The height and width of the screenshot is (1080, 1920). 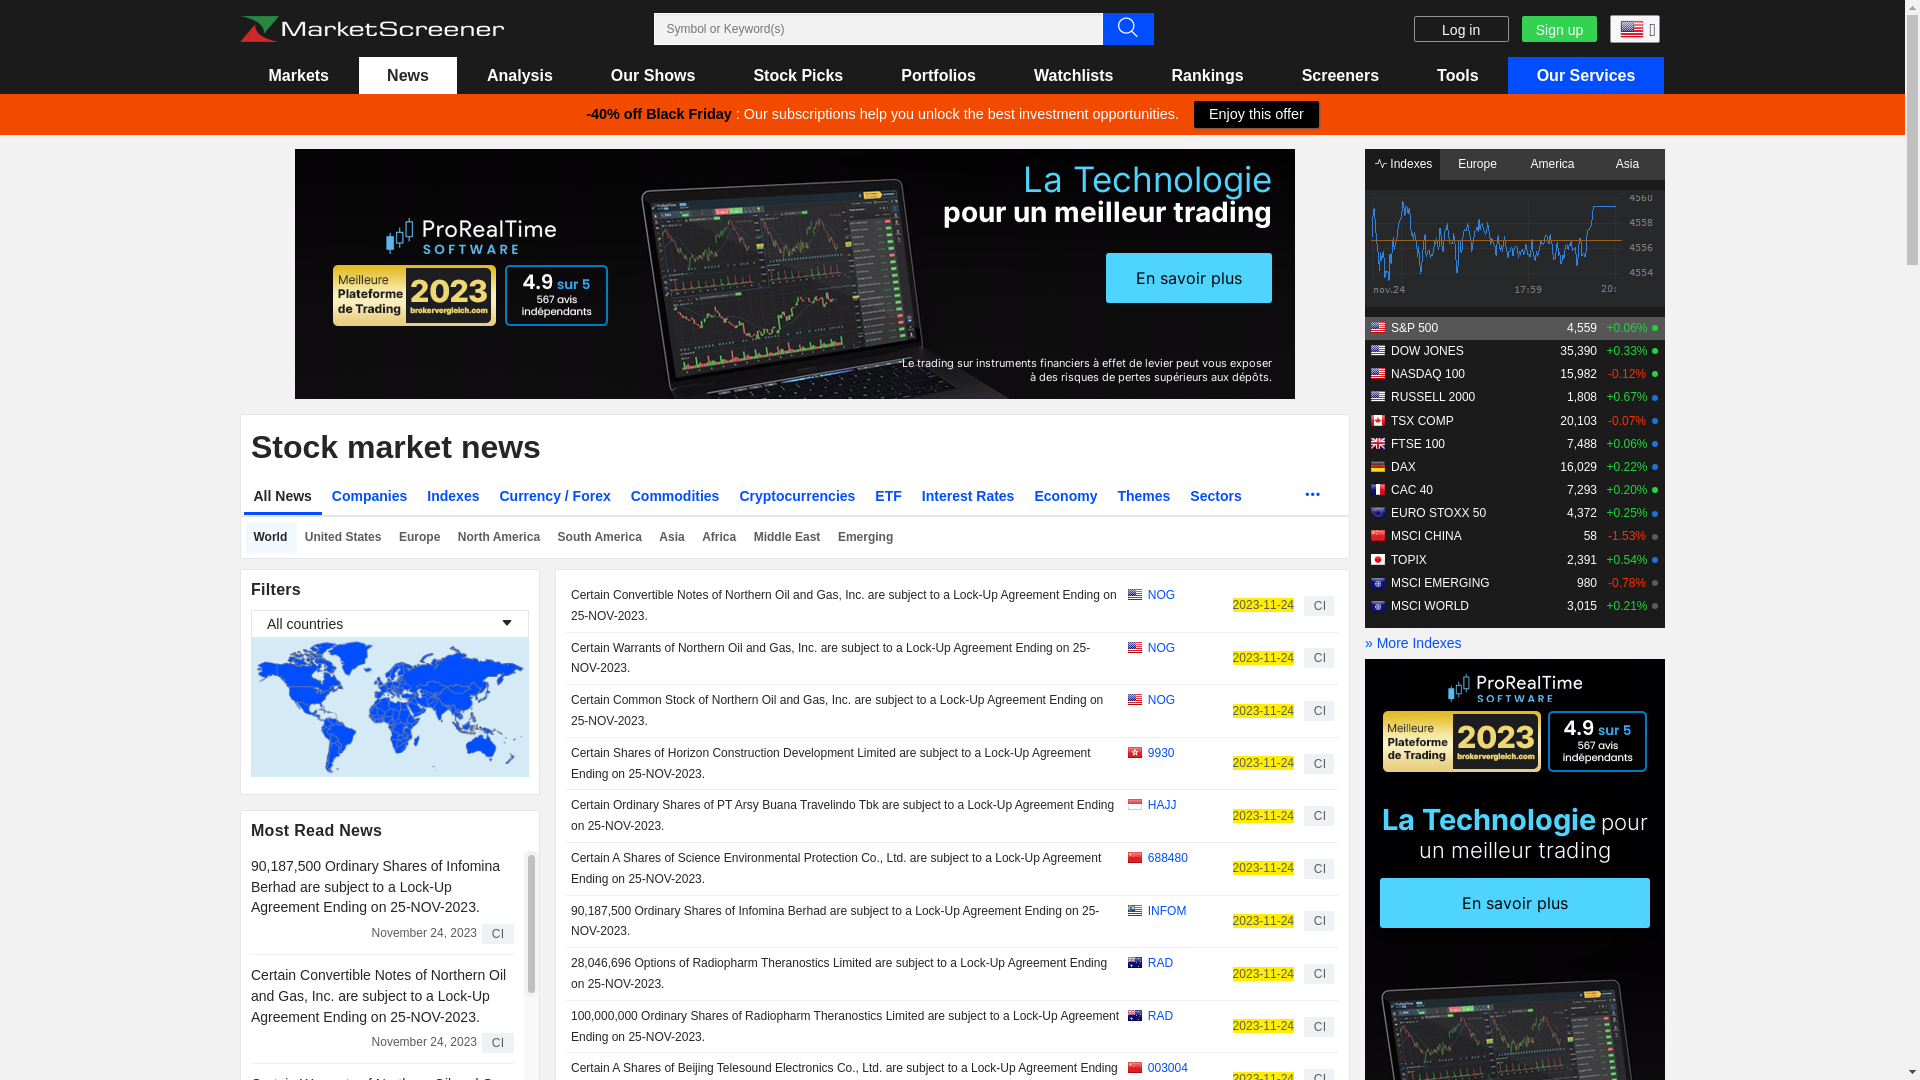 I want to click on 'Screeners', so click(x=1339, y=74).